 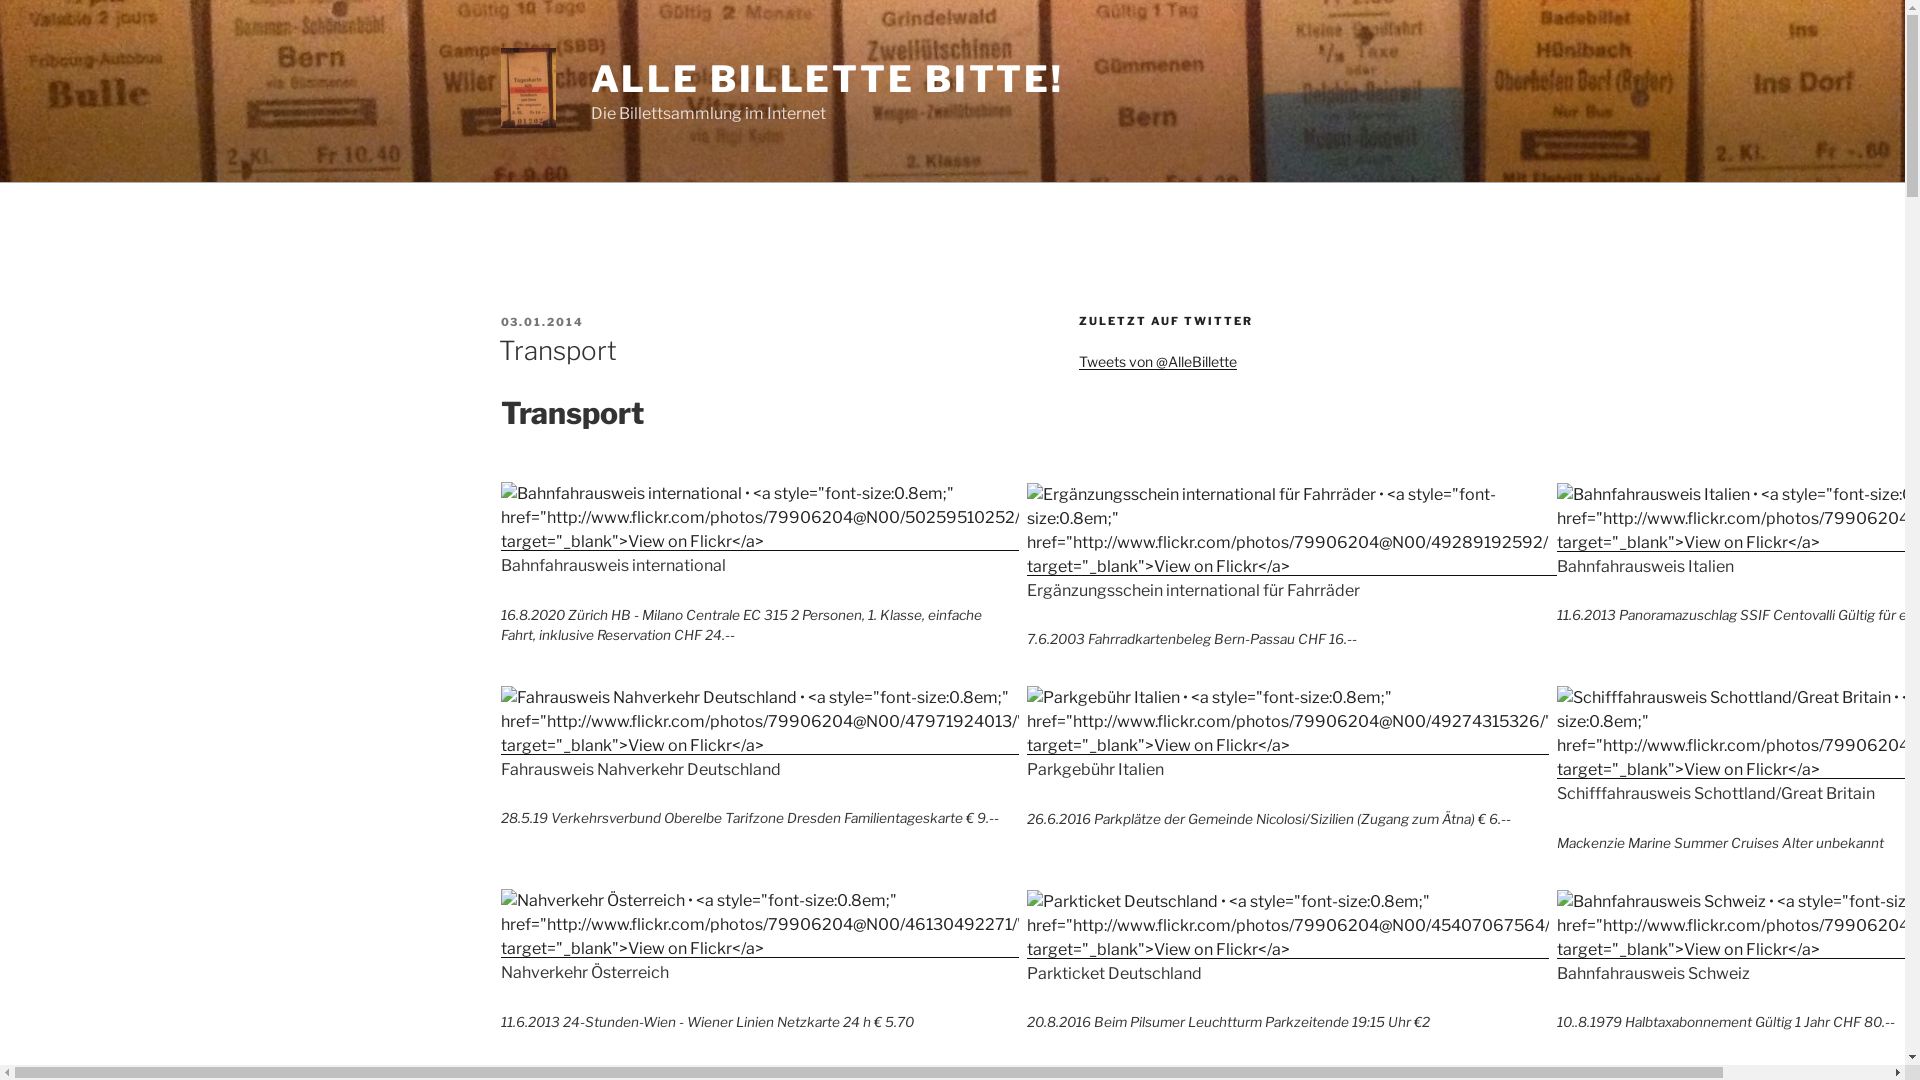 What do you see at coordinates (499, 541) in the screenshot?
I see `'Bahnfahrausweis international'` at bounding box center [499, 541].